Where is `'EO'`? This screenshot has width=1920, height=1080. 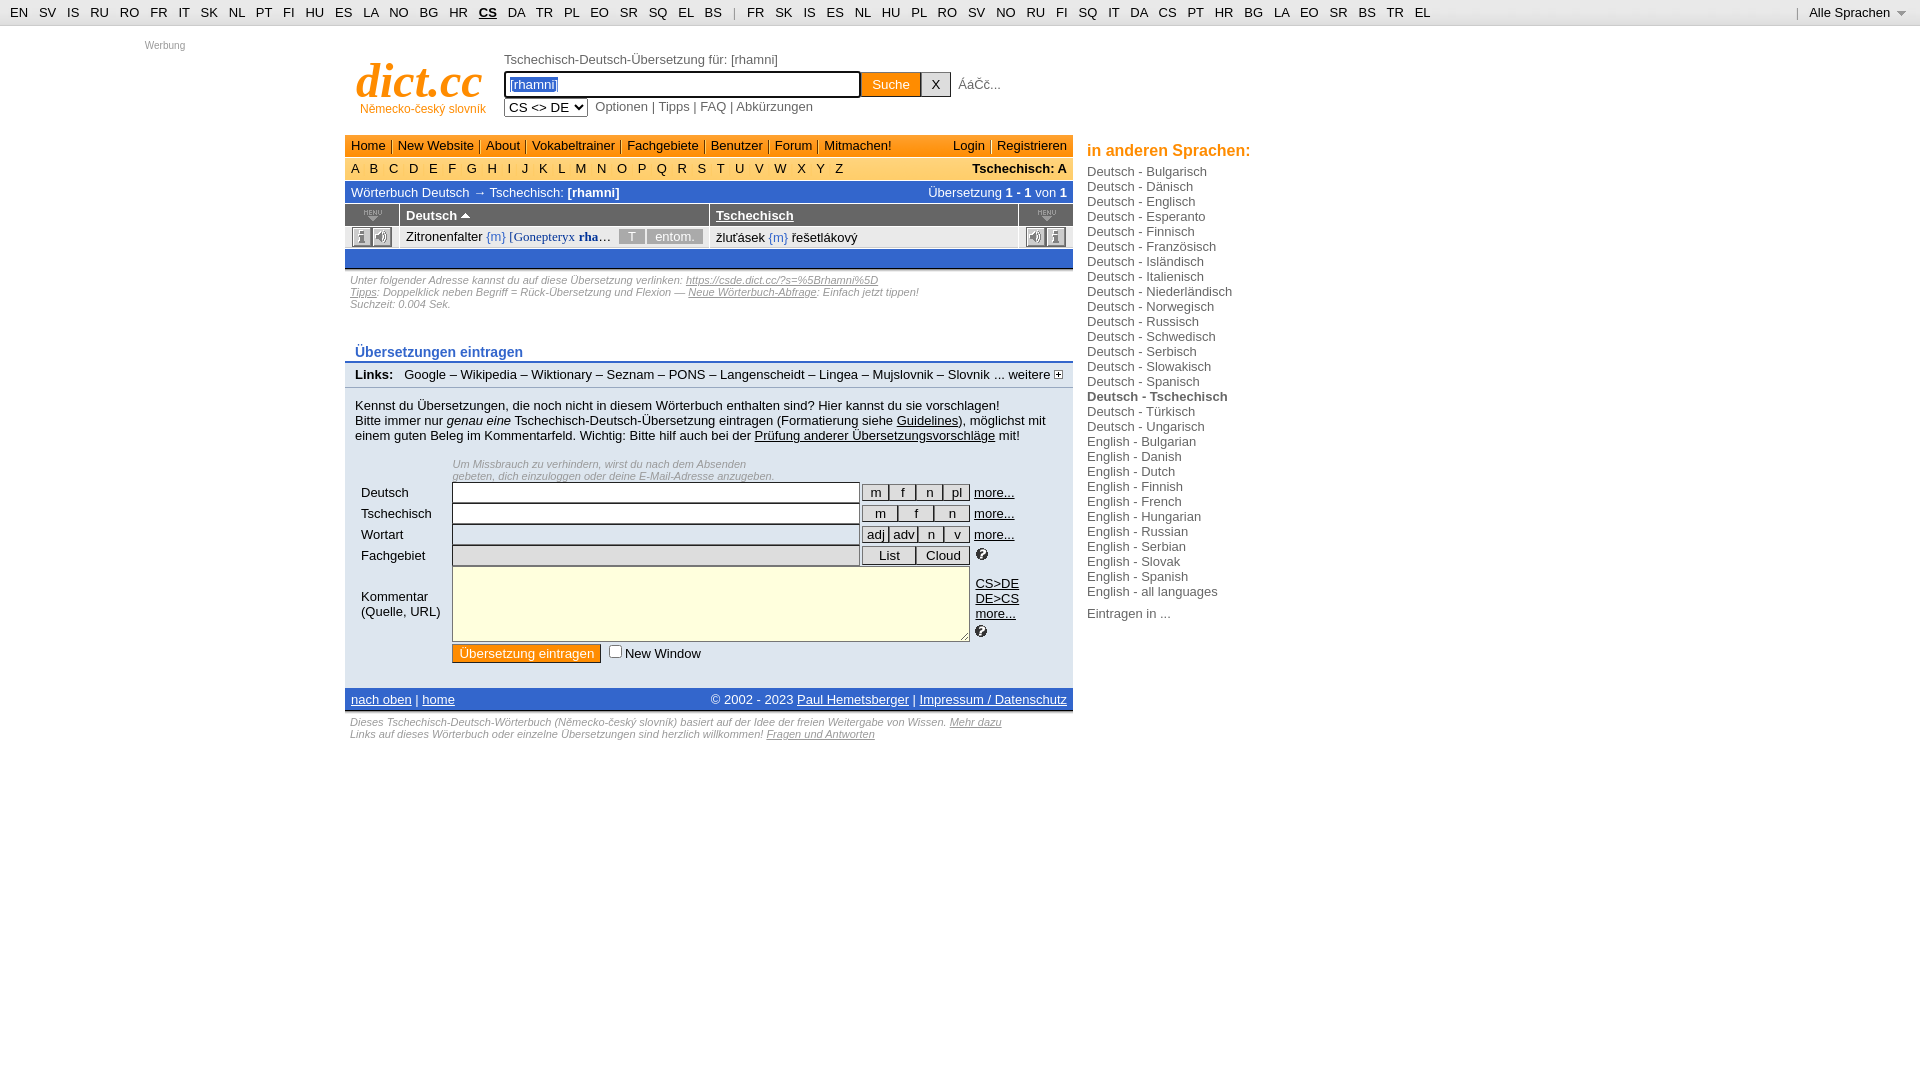
'EO' is located at coordinates (1309, 12).